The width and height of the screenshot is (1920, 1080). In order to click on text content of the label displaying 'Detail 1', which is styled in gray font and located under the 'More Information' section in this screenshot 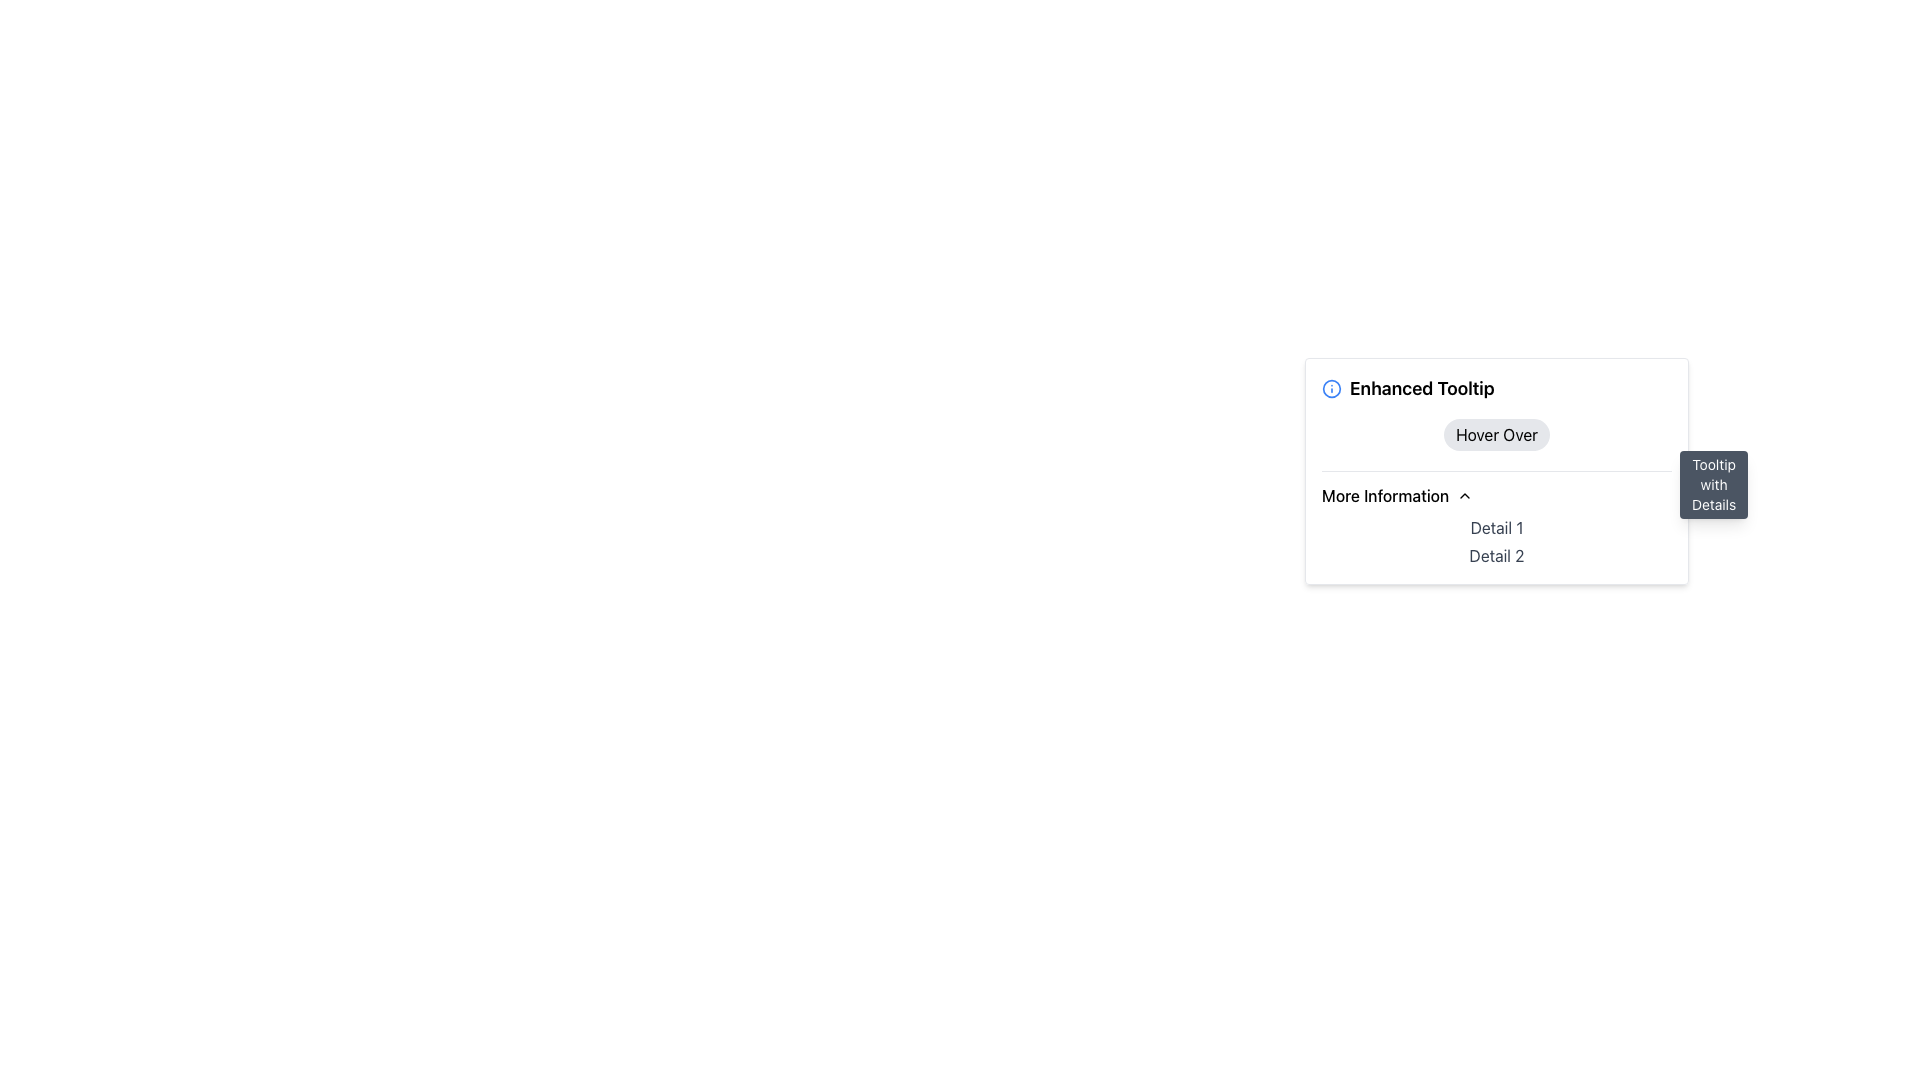, I will do `click(1497, 527)`.